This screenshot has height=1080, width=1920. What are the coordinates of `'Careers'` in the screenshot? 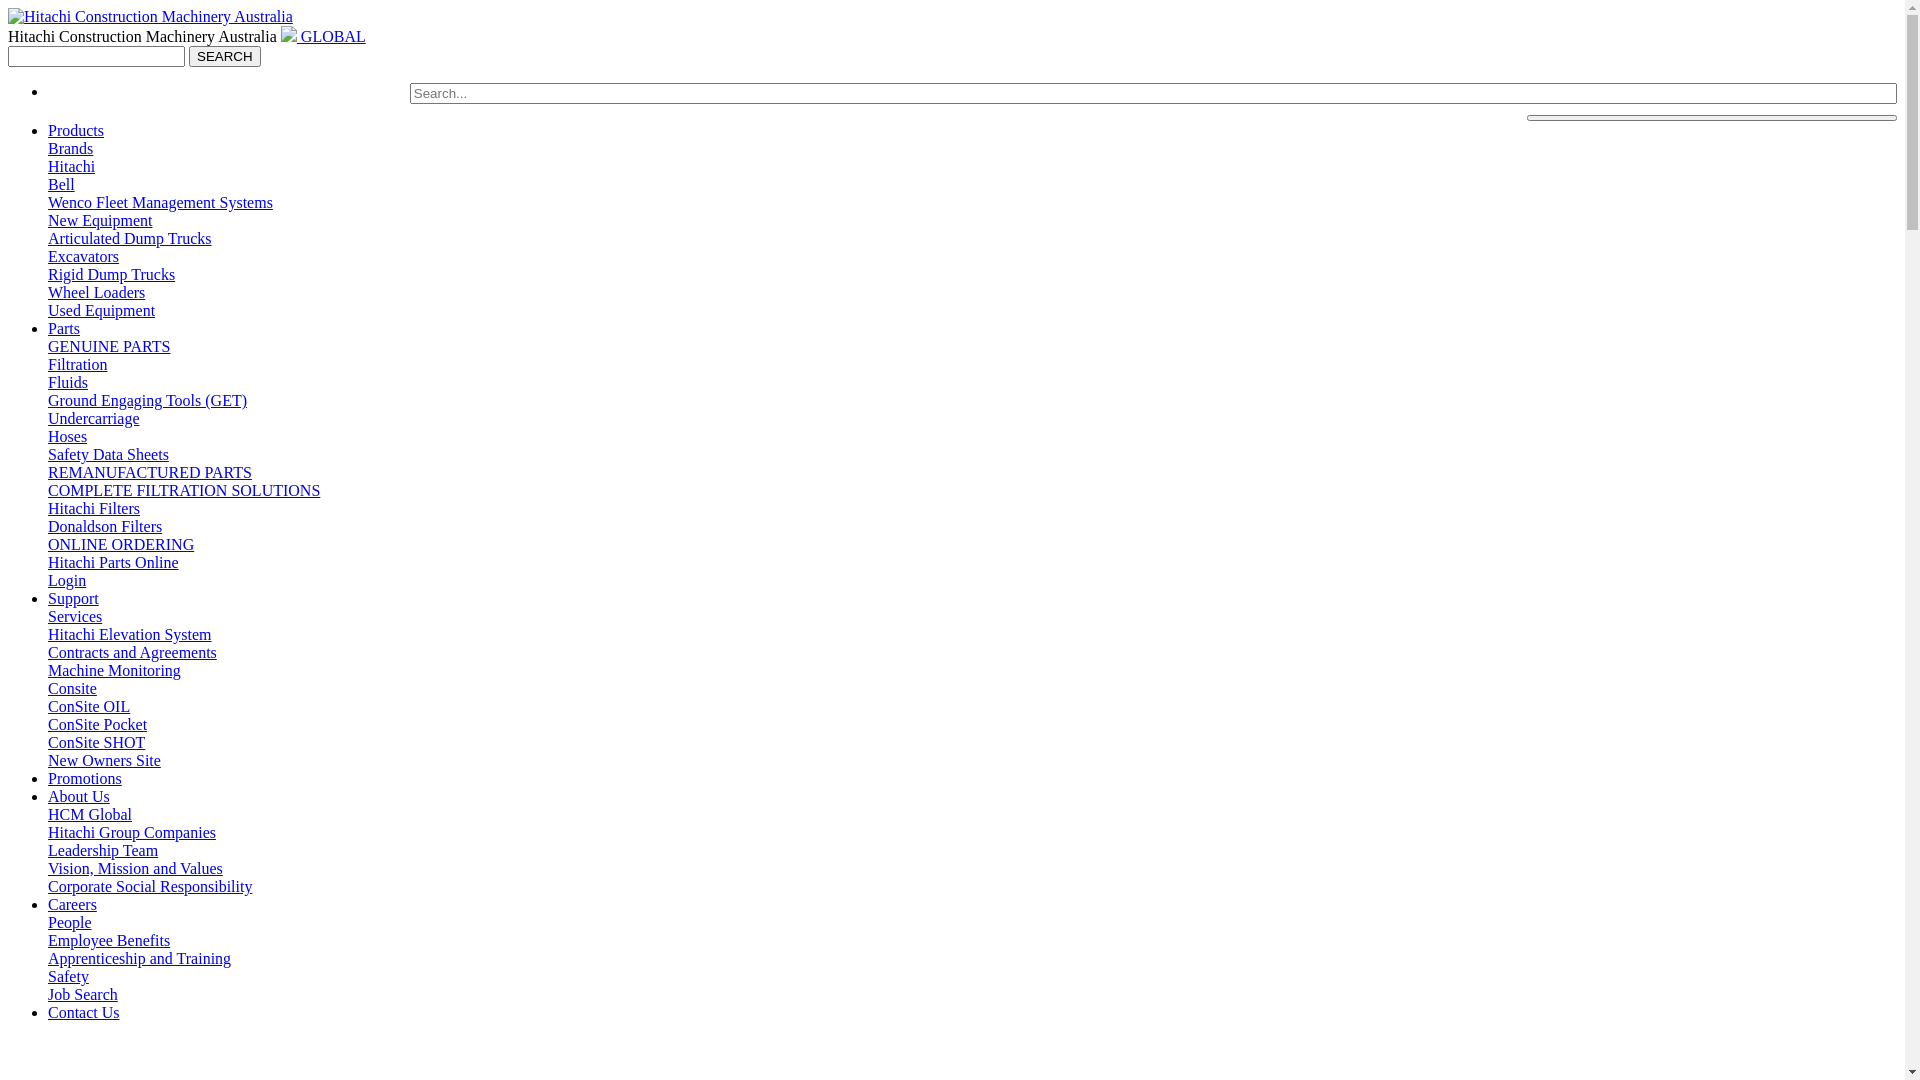 It's located at (72, 904).